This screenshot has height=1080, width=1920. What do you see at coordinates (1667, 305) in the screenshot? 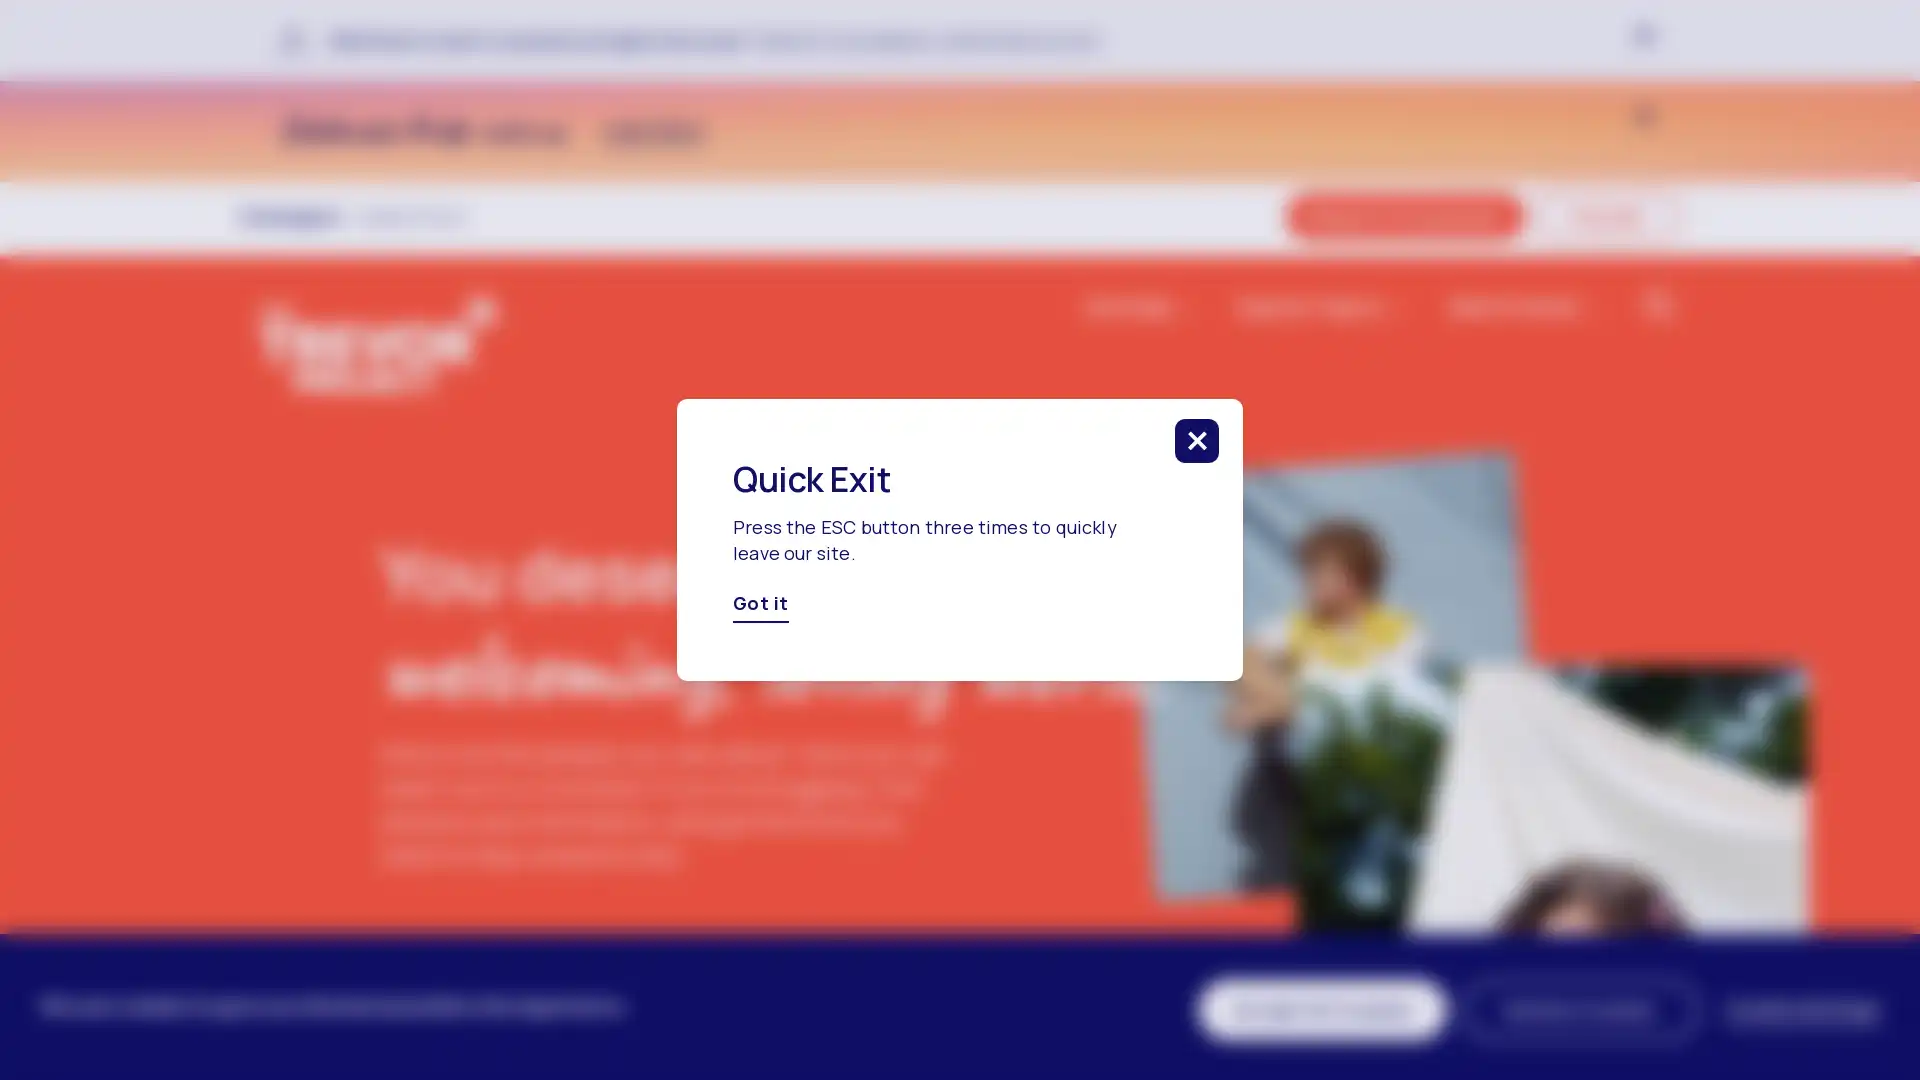
I see `click to search in the website` at bounding box center [1667, 305].